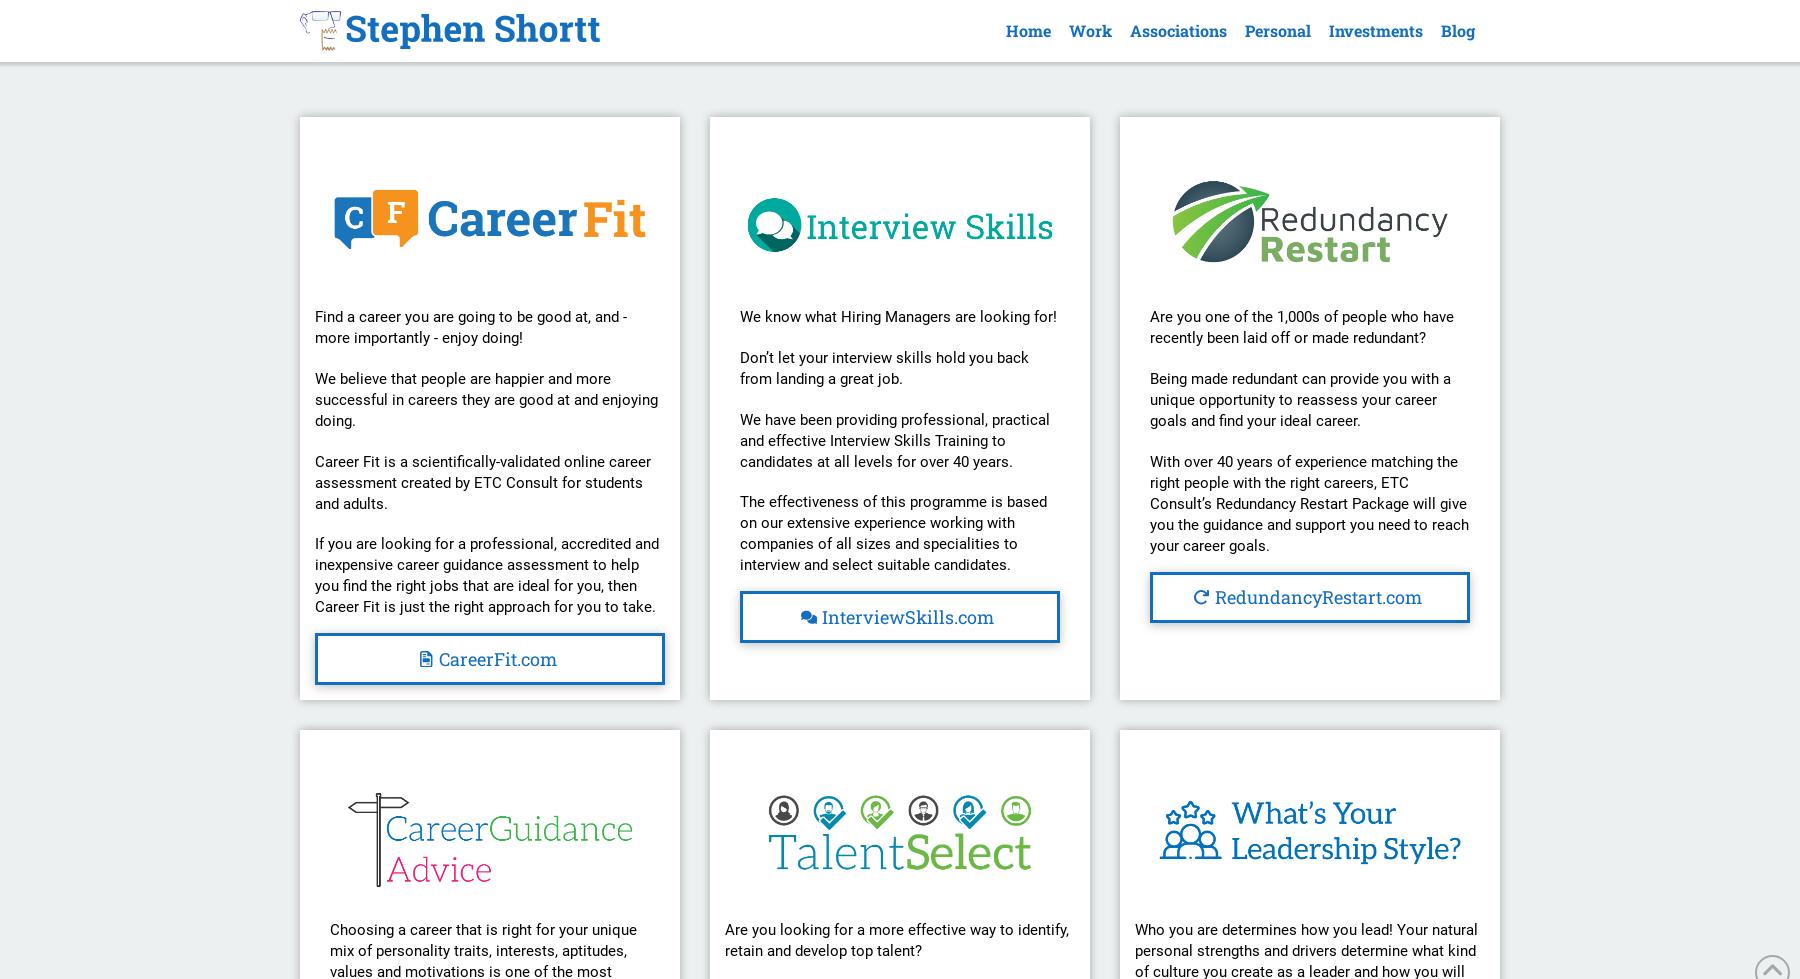 This screenshot has height=979, width=1800. What do you see at coordinates (894, 439) in the screenshot?
I see `'We have been providing professional, practical and effective Interview Skills Training to candidates at all levels for over 40 years.'` at bounding box center [894, 439].